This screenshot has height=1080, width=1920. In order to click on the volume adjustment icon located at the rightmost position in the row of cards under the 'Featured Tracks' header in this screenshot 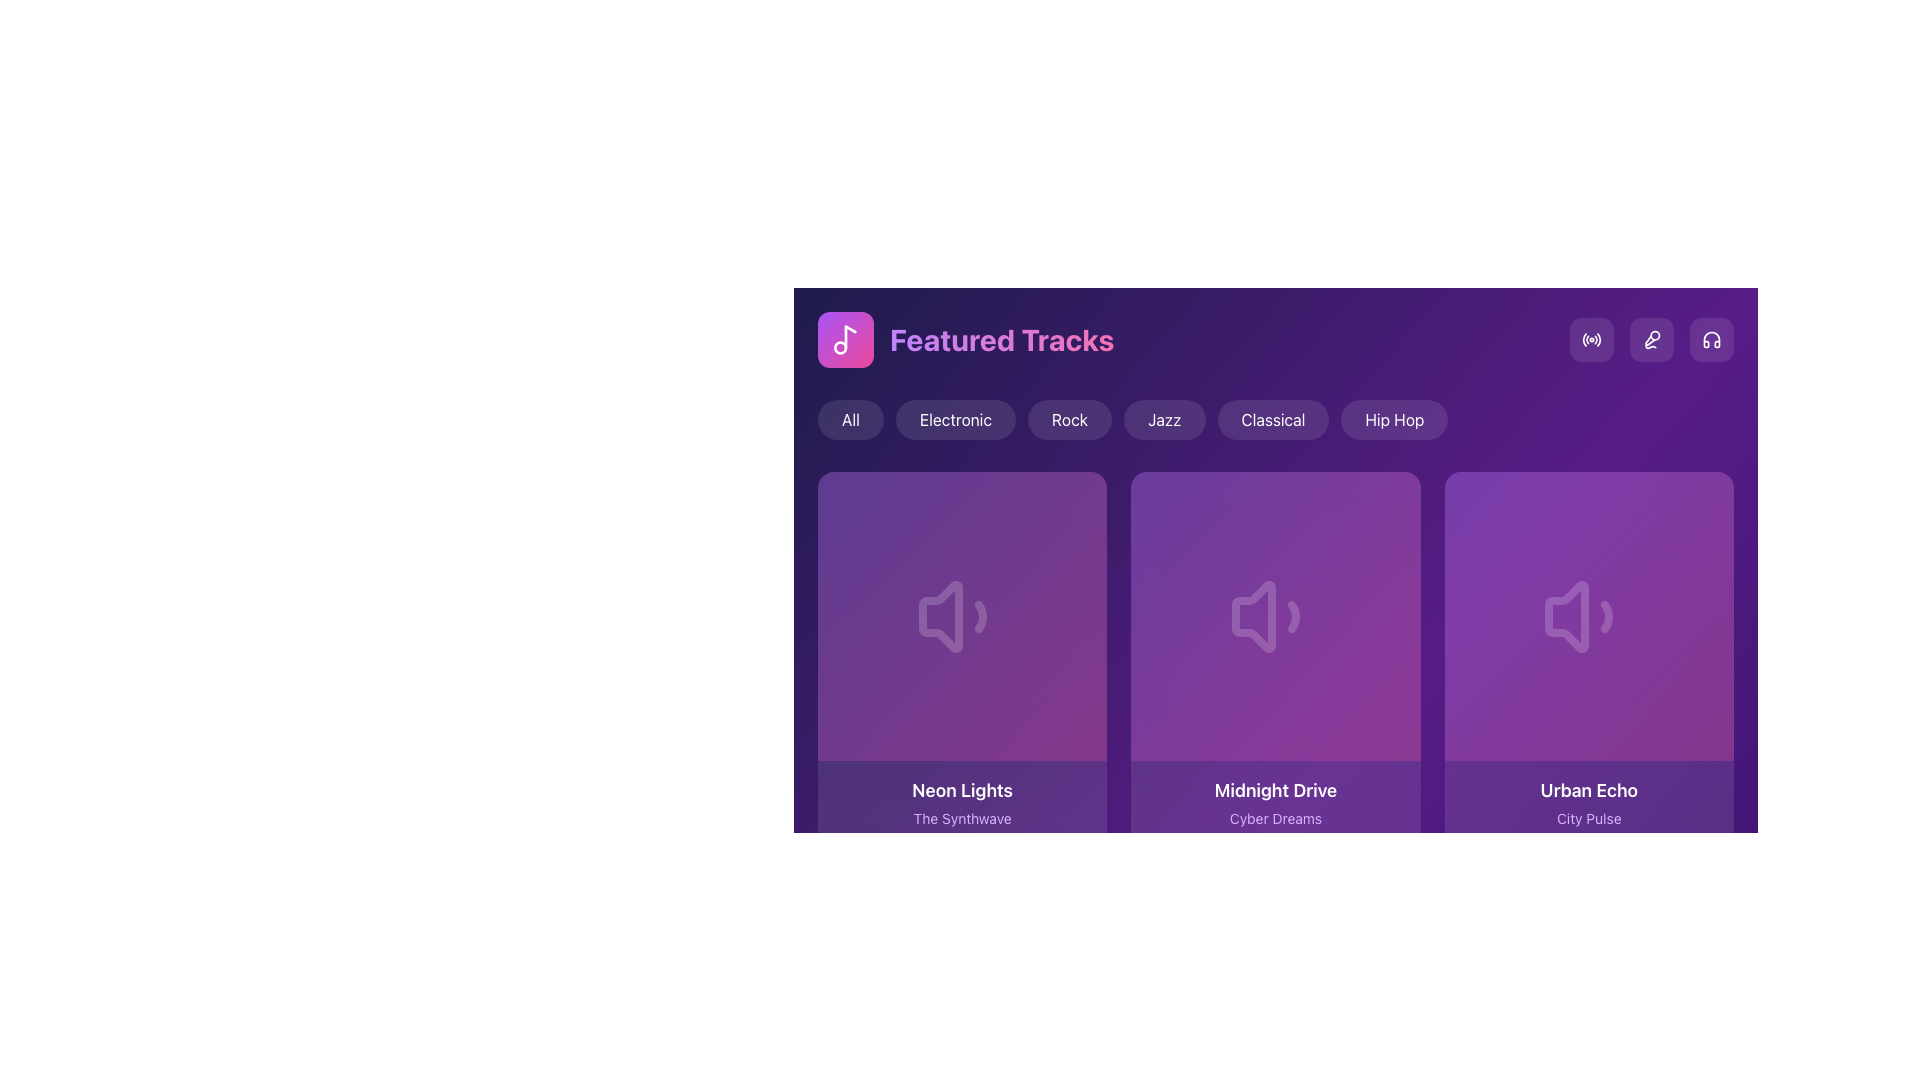, I will do `click(1588, 615)`.